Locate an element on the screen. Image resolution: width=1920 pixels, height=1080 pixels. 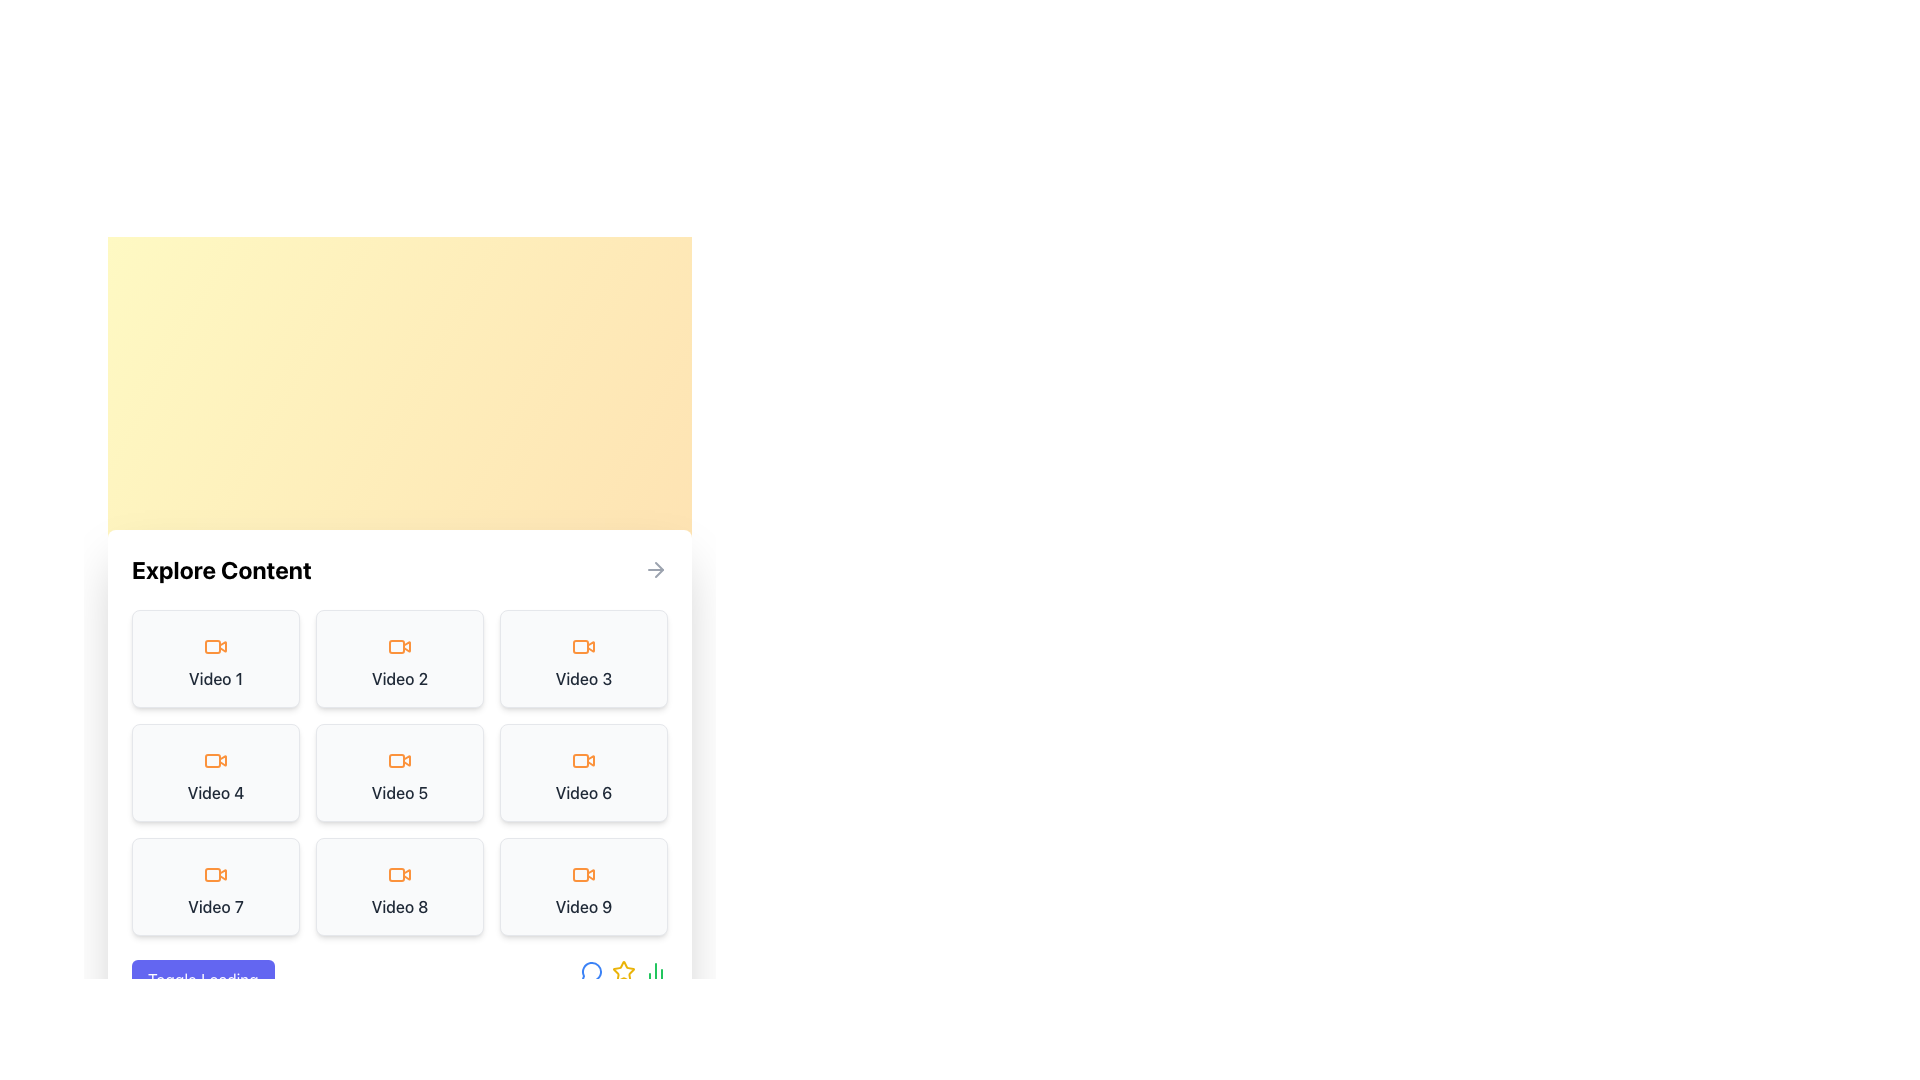
the video card labeled 'Video 9' located in the last column of the last row within the 'Explore Content' section is located at coordinates (583, 886).